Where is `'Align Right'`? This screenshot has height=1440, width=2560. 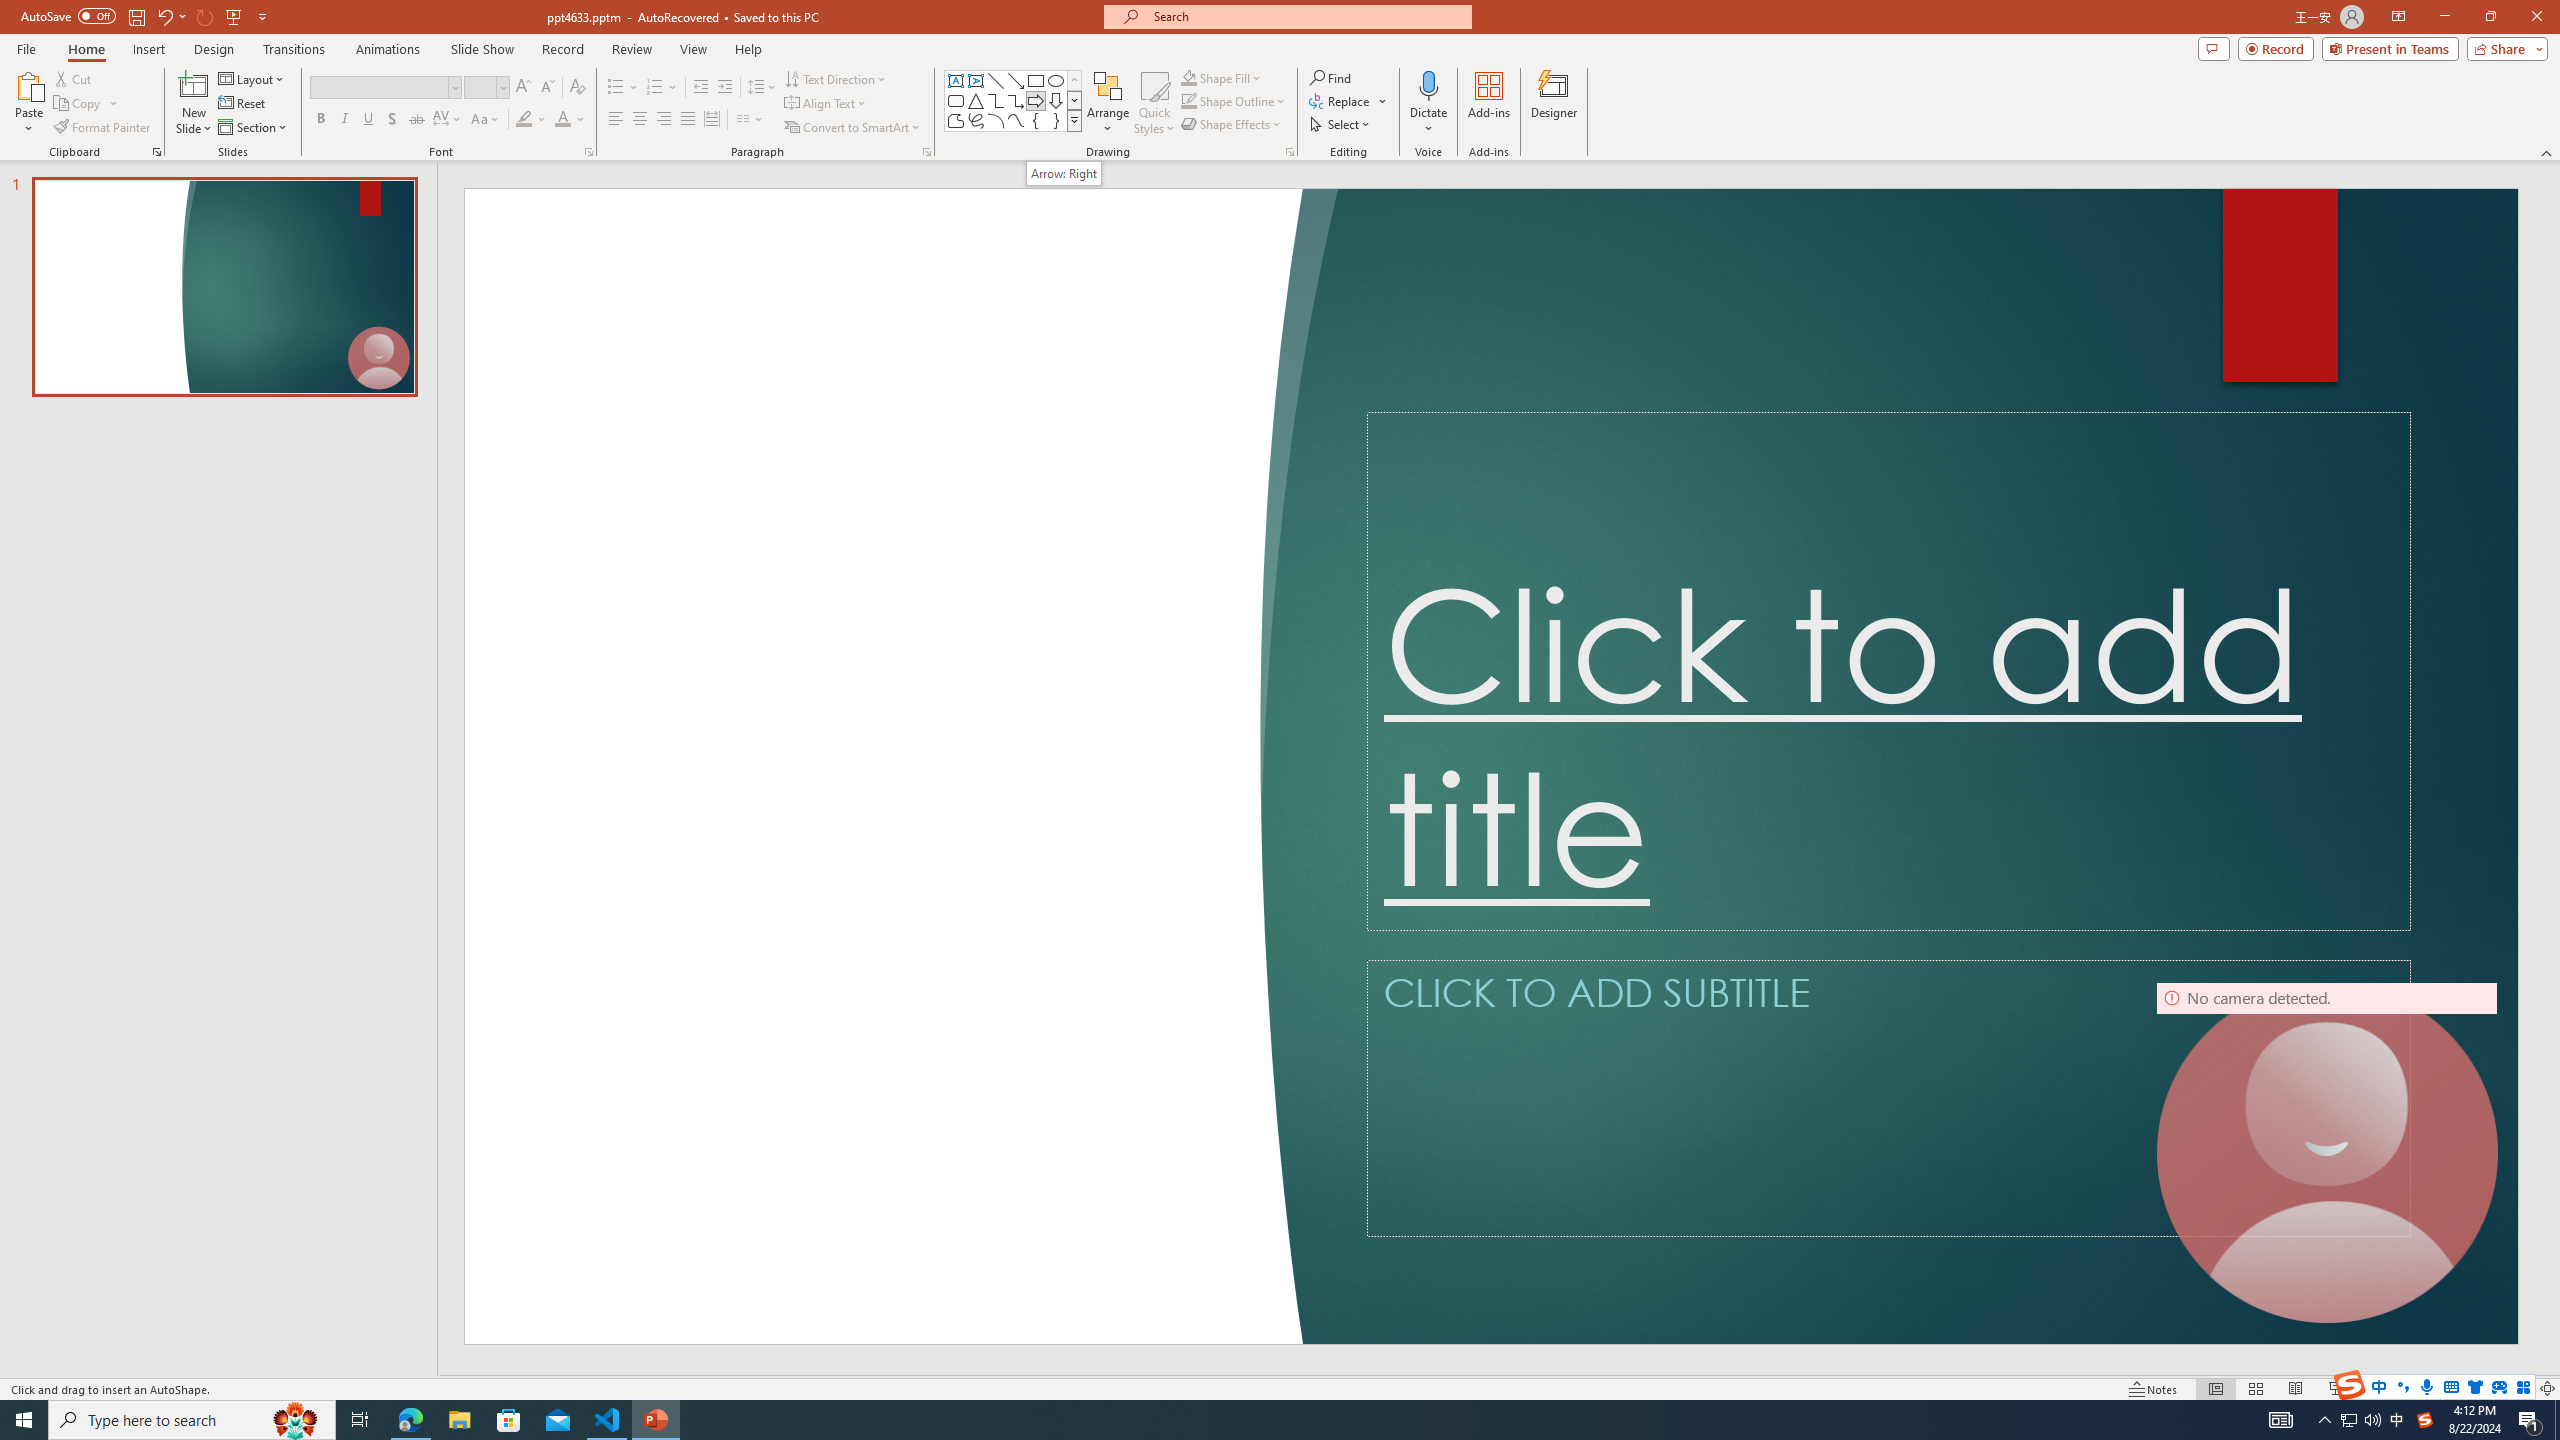
'Align Right' is located at coordinates (664, 118).